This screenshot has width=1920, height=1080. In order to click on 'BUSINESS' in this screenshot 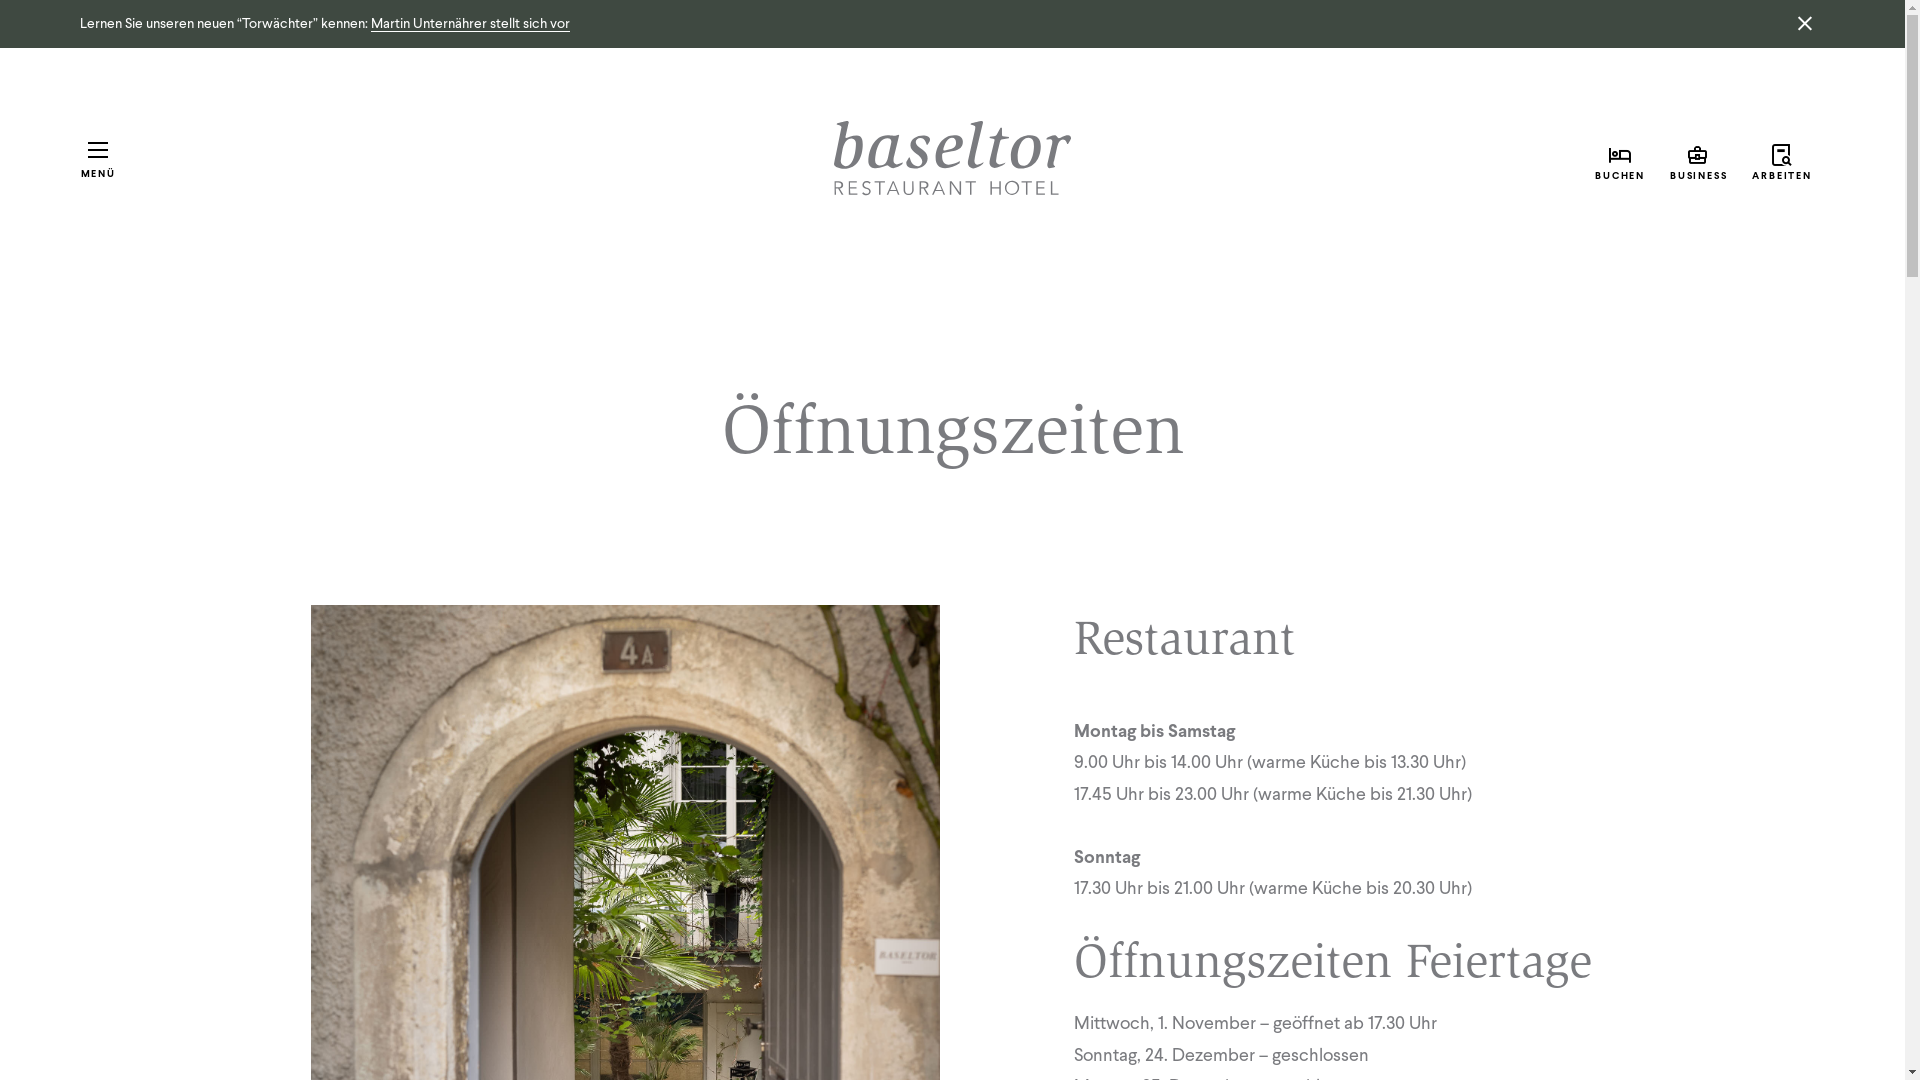, I will do `click(1698, 158)`.